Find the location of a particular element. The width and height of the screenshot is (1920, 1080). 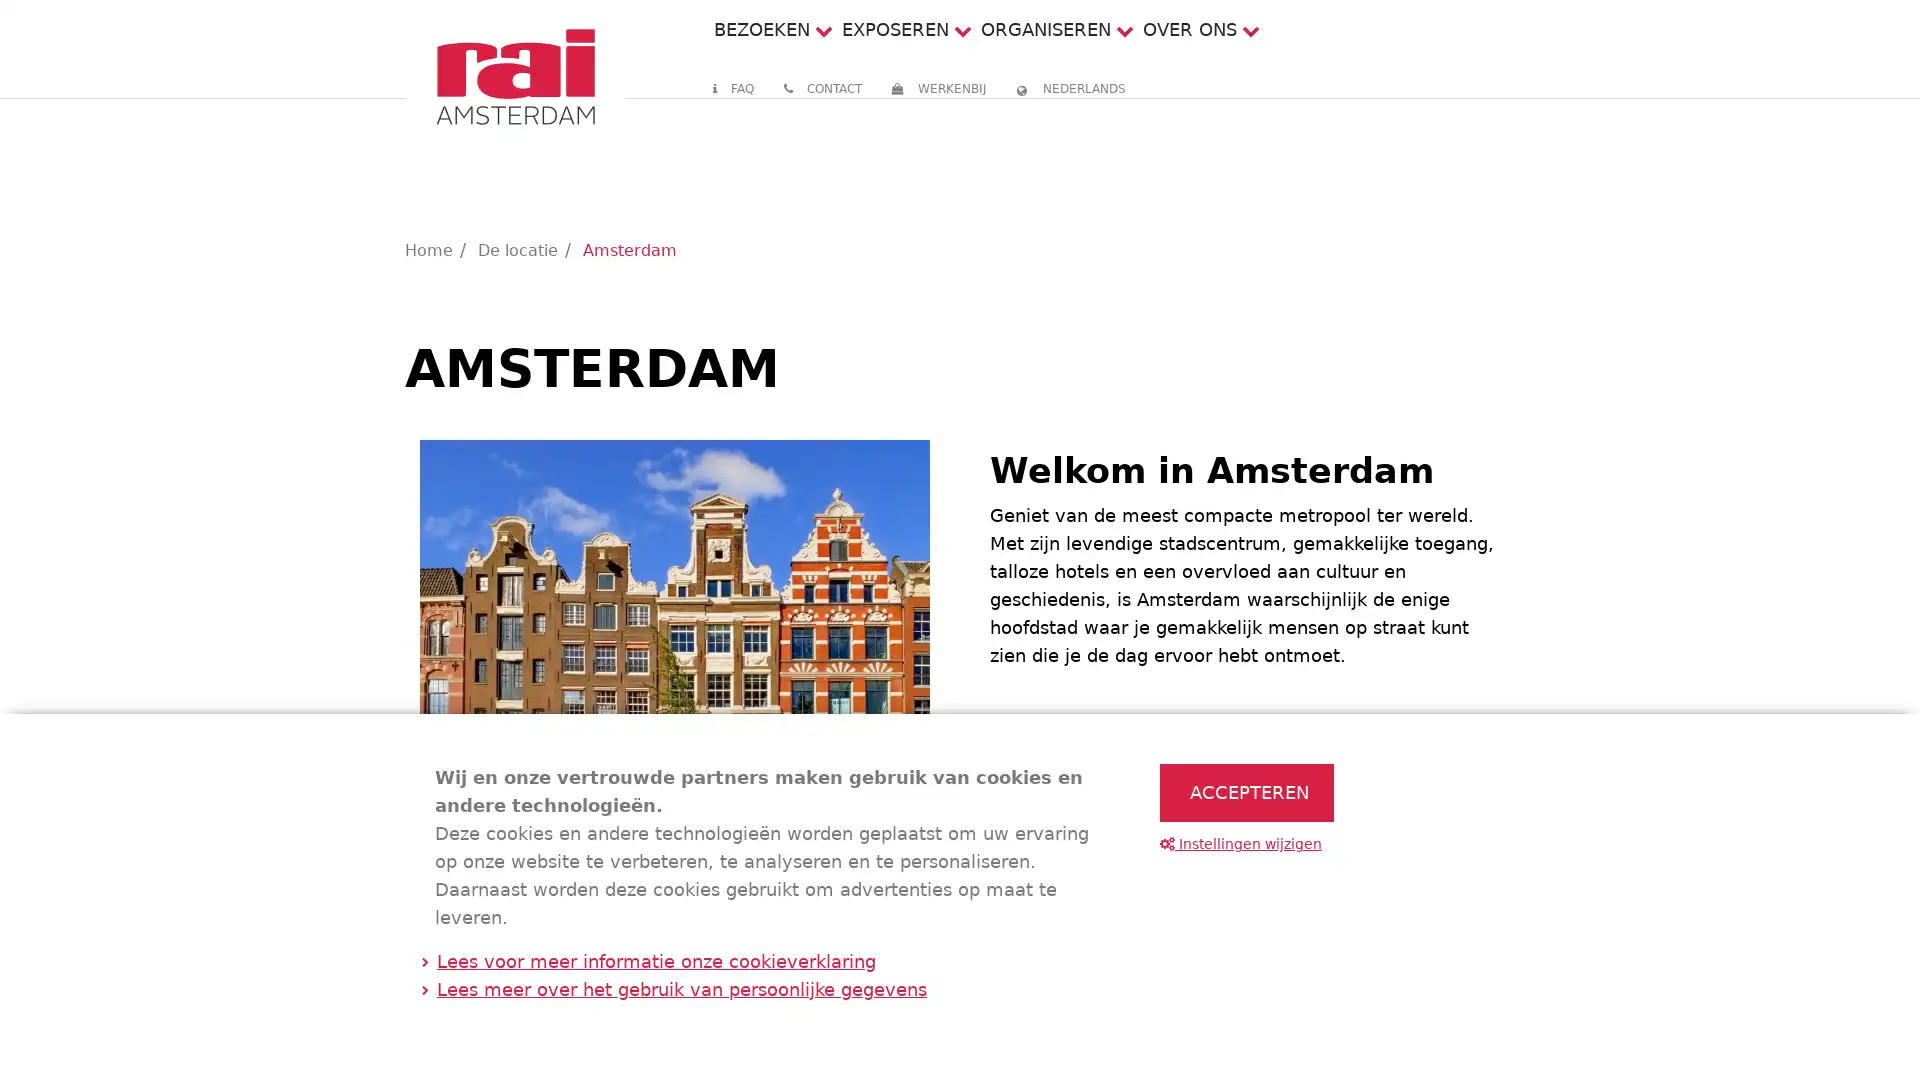

ORGANISEREN is located at coordinates (1044, 29).